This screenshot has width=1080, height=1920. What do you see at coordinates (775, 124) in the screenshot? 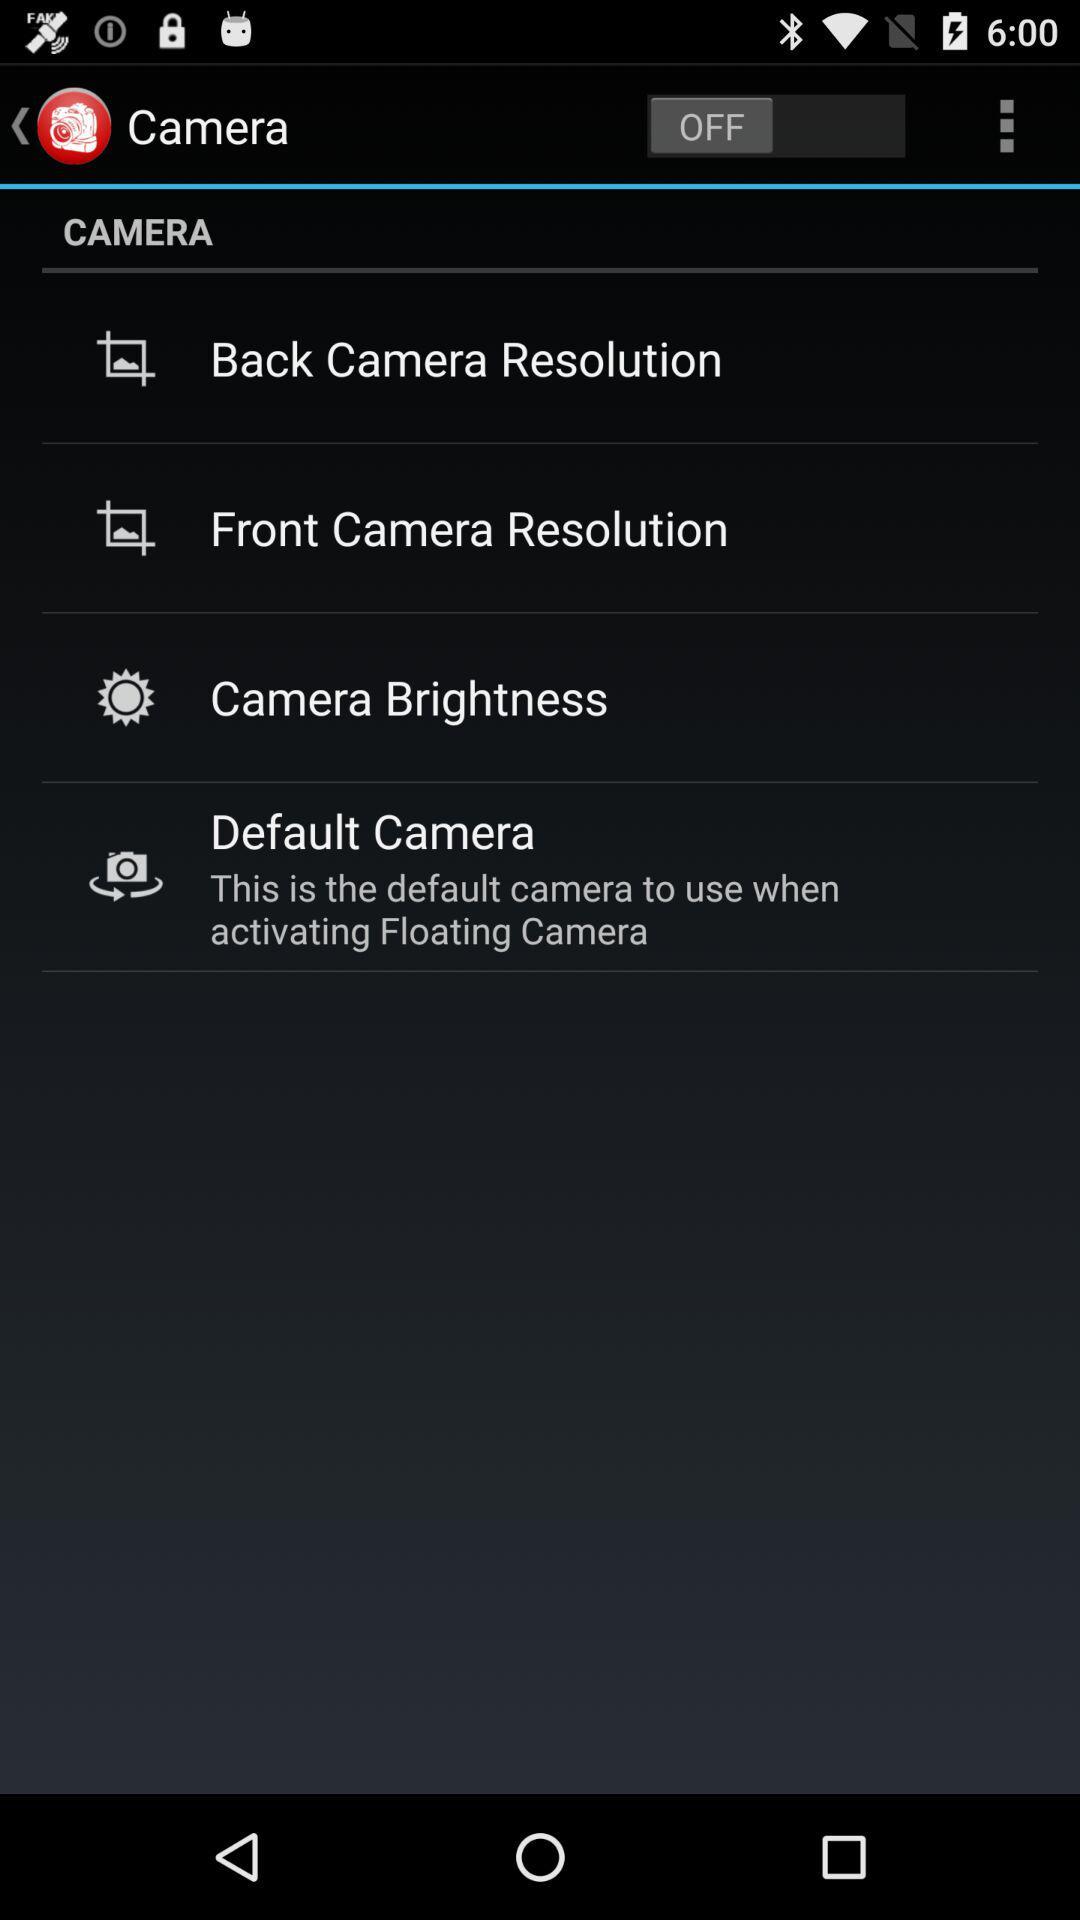
I see `turn on camera` at bounding box center [775, 124].